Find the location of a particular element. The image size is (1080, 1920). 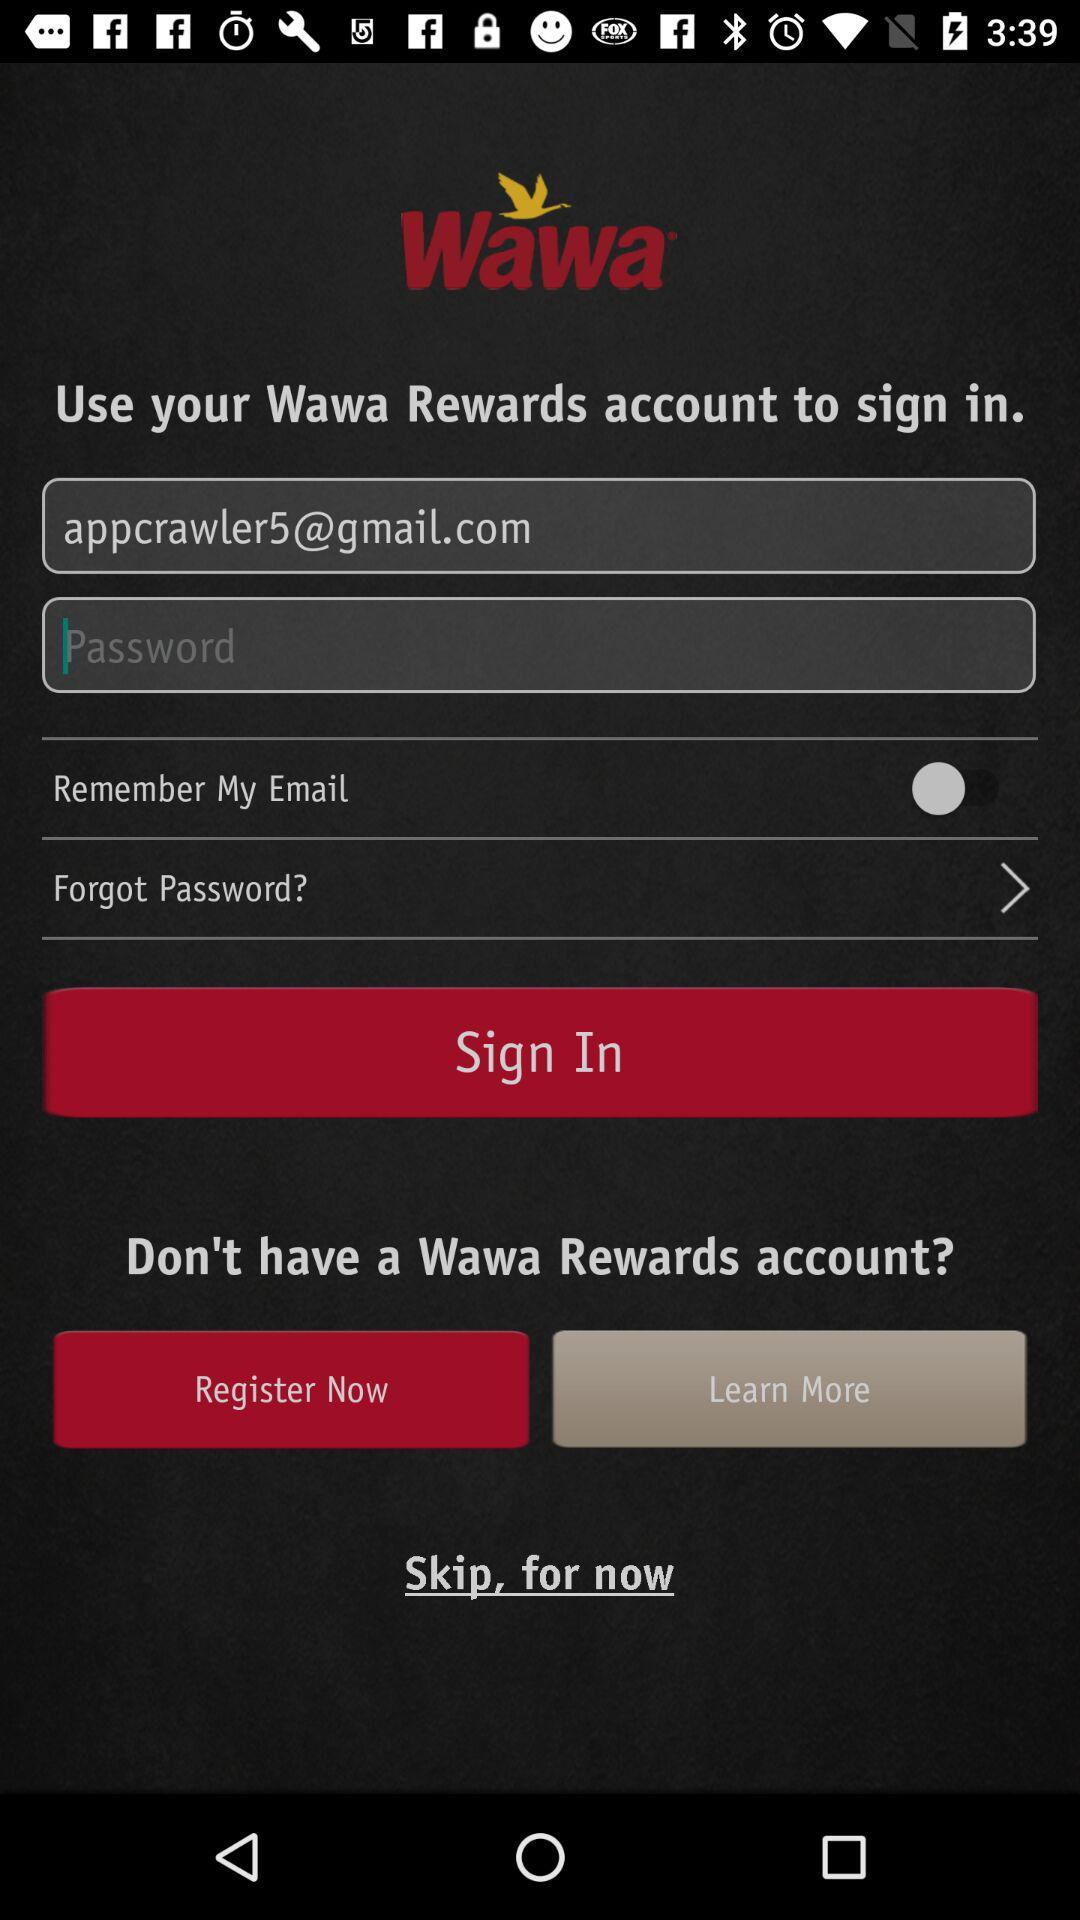

item at the bottom left corner is located at coordinates (290, 1388).